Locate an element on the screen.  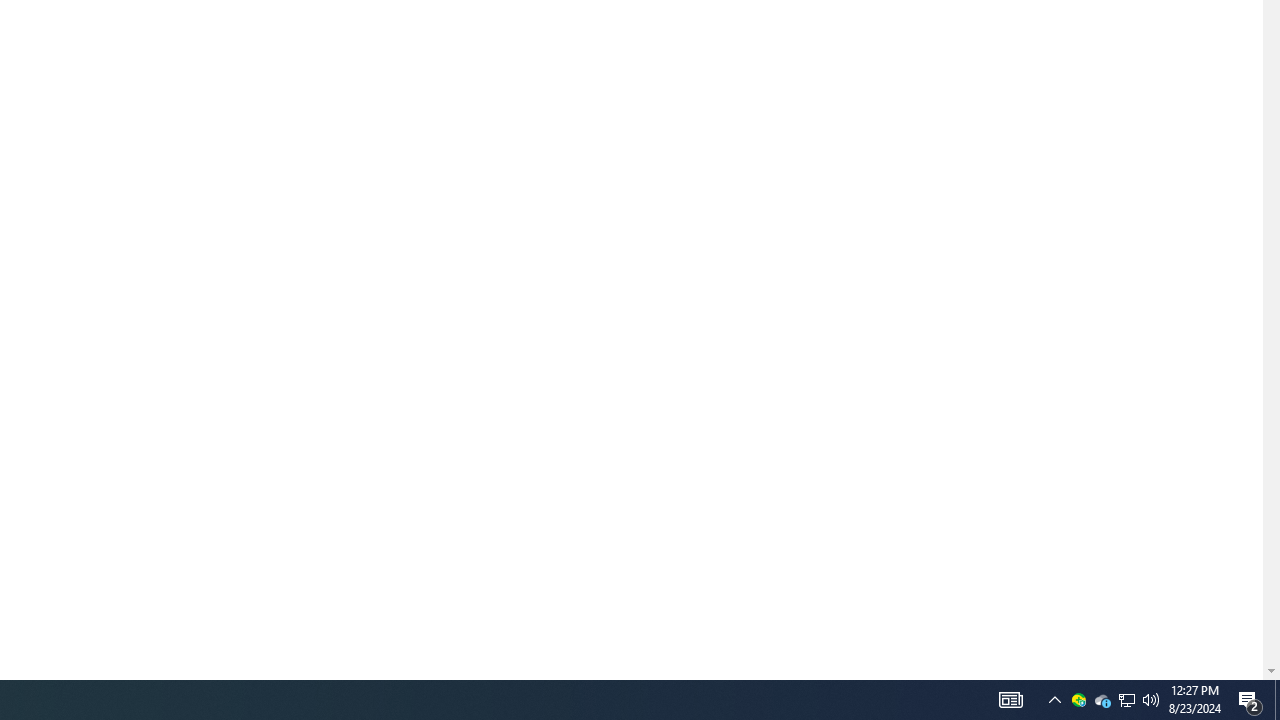
'Show desktop' is located at coordinates (1276, 698).